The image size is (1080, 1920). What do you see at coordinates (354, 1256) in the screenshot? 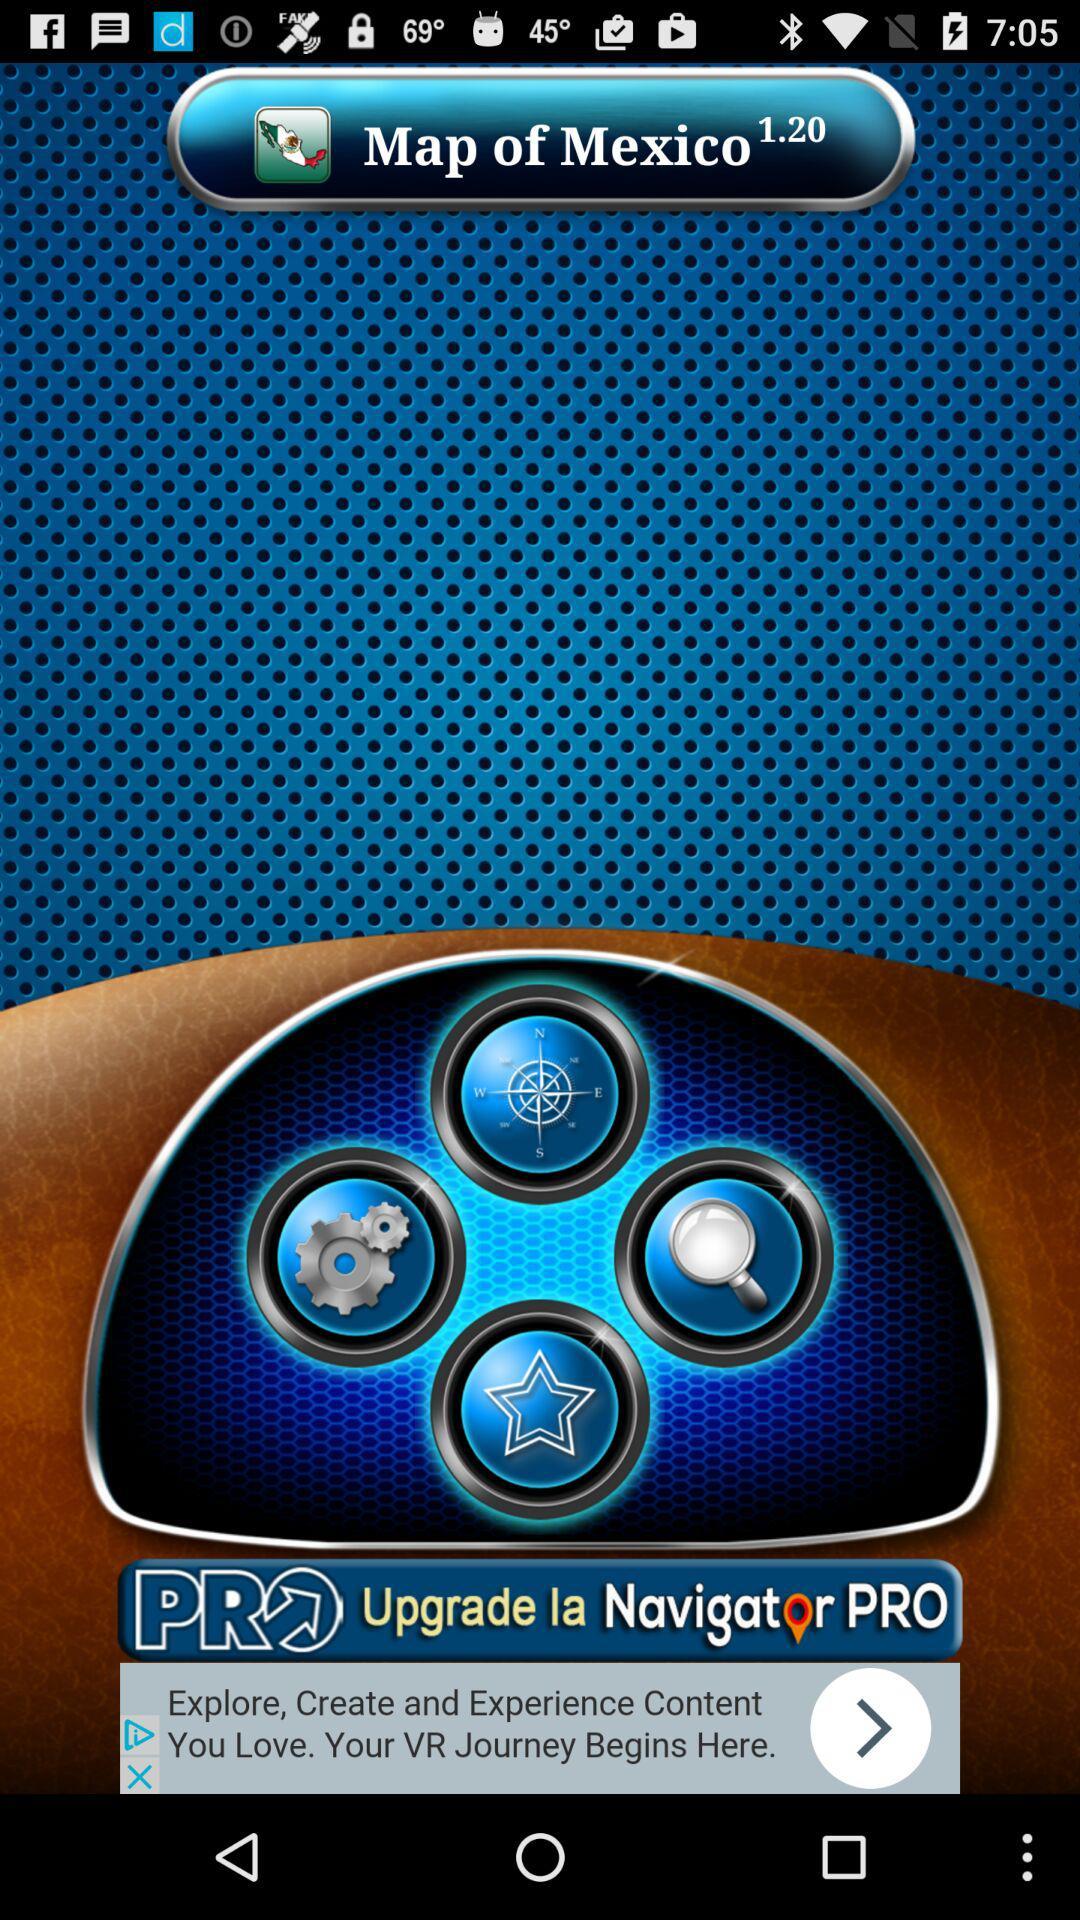
I see `setting` at bounding box center [354, 1256].